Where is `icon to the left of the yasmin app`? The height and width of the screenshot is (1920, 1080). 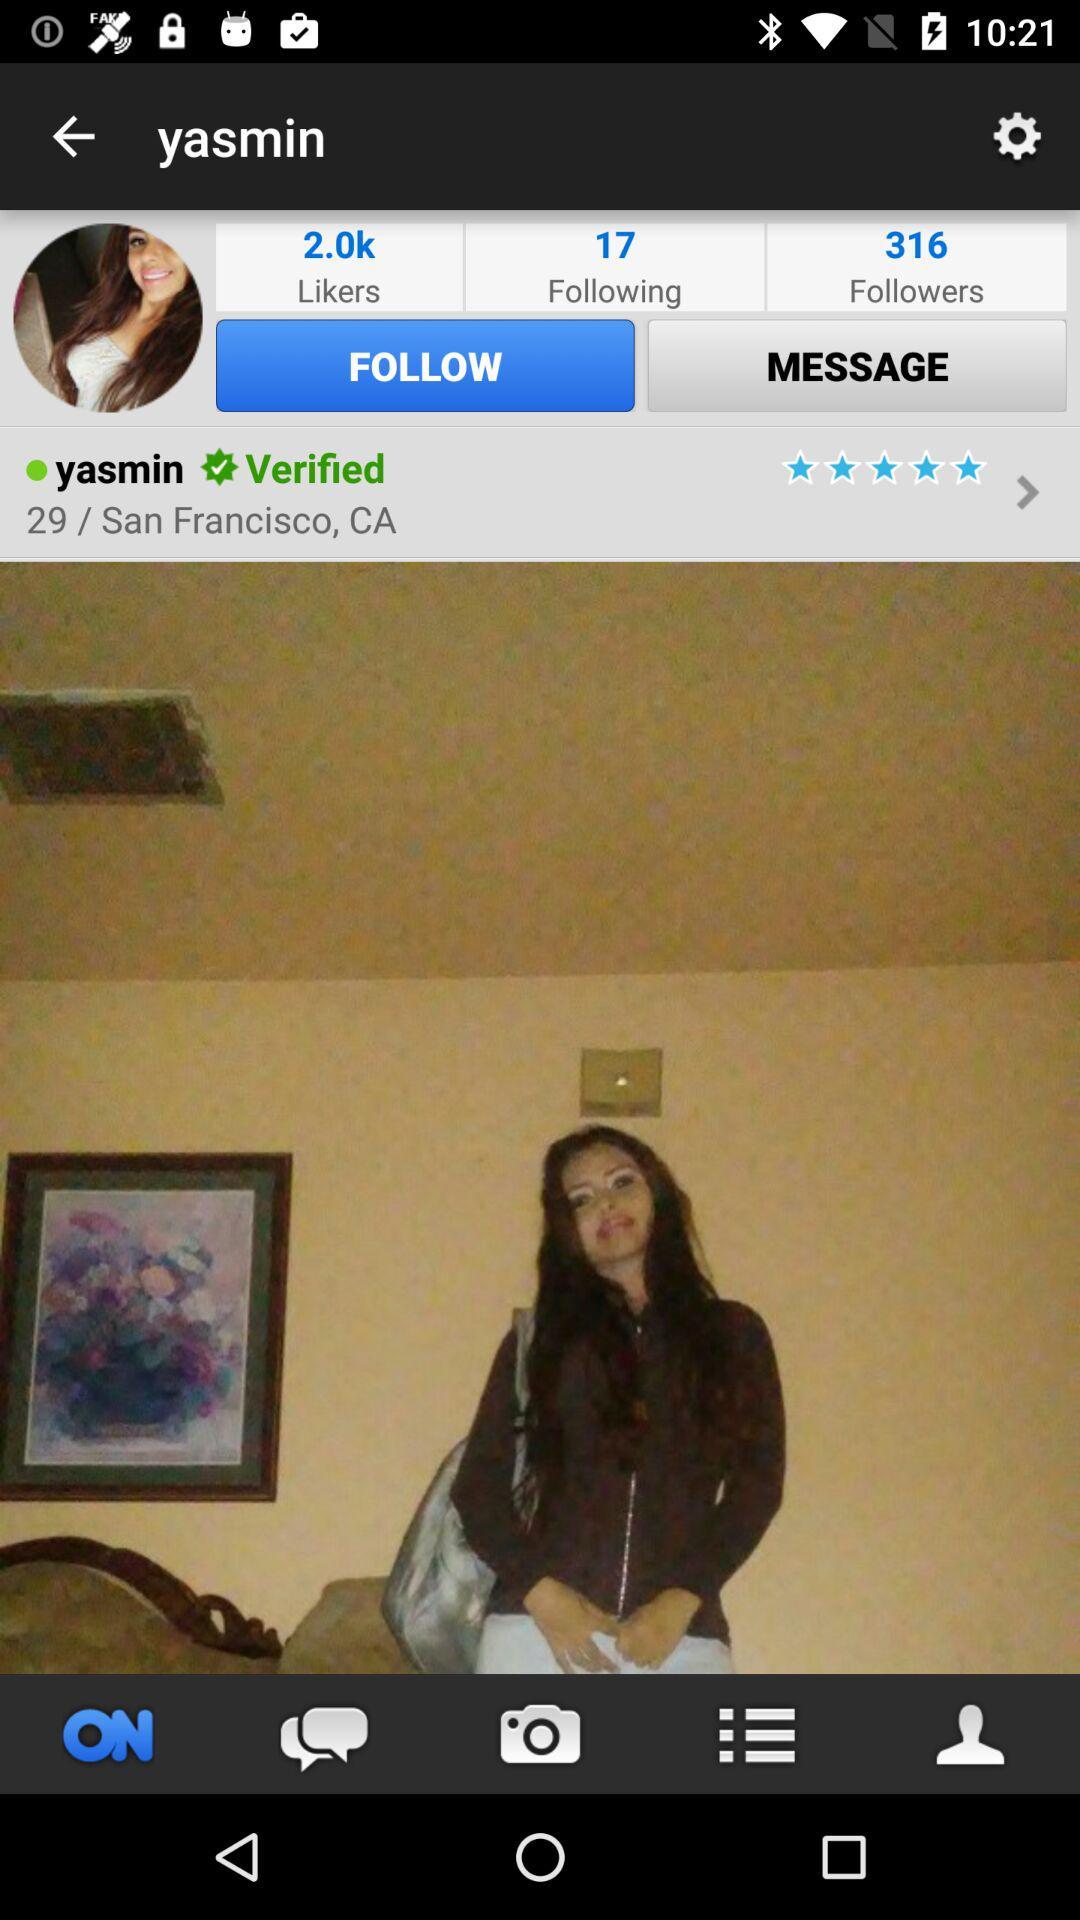 icon to the left of the yasmin app is located at coordinates (72, 135).